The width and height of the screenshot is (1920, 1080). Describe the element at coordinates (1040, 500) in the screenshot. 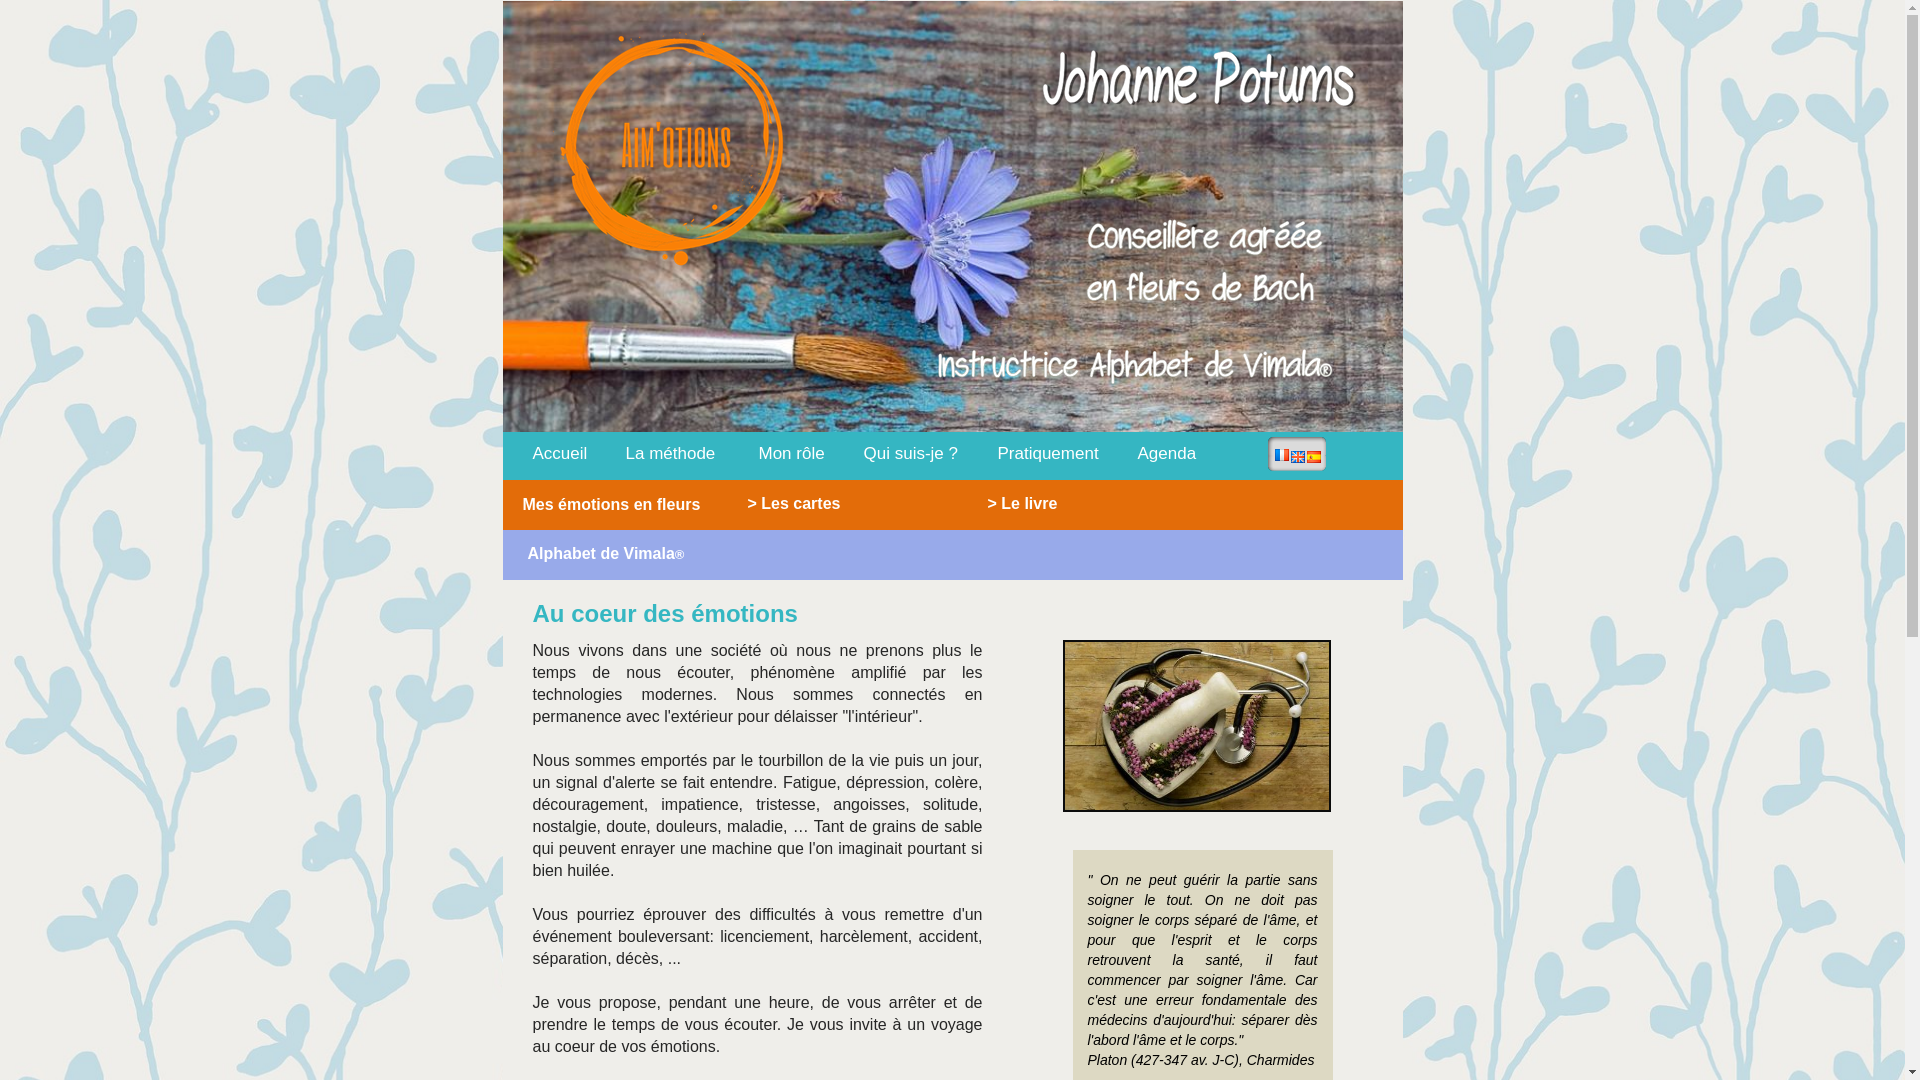

I see `'> Le livre'` at that location.